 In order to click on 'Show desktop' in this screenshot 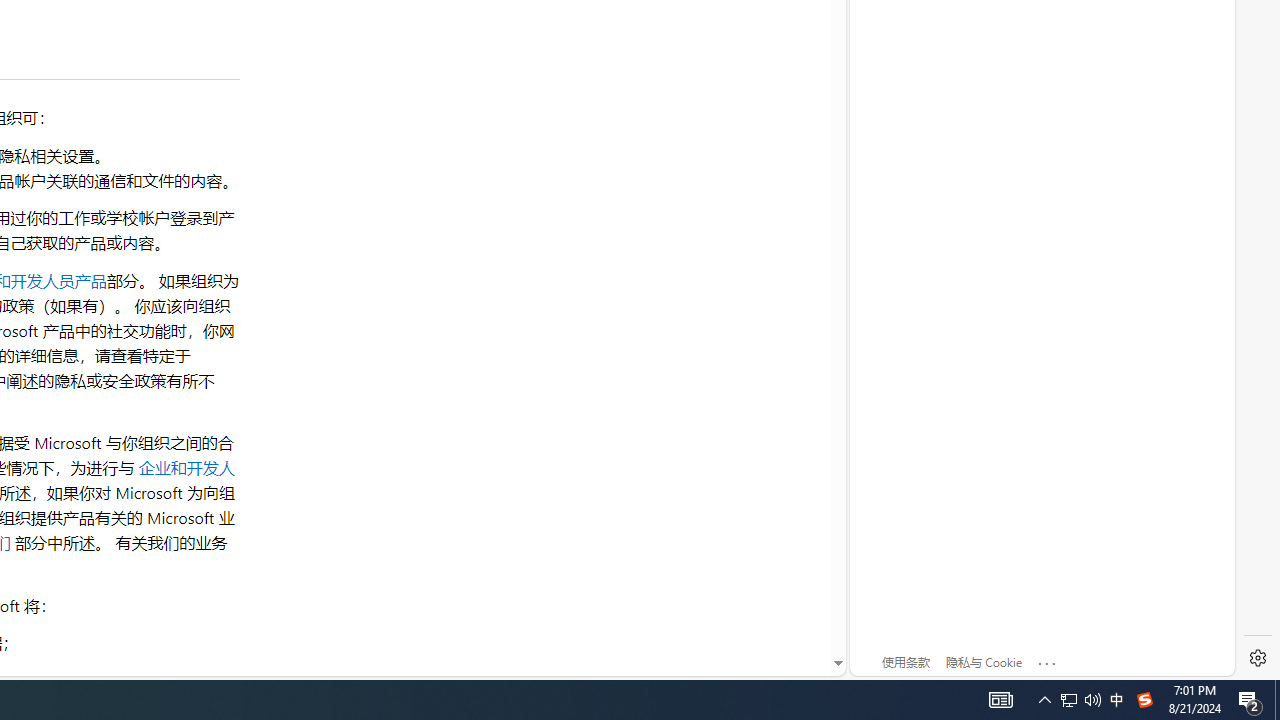, I will do `click(1276, 698)`.